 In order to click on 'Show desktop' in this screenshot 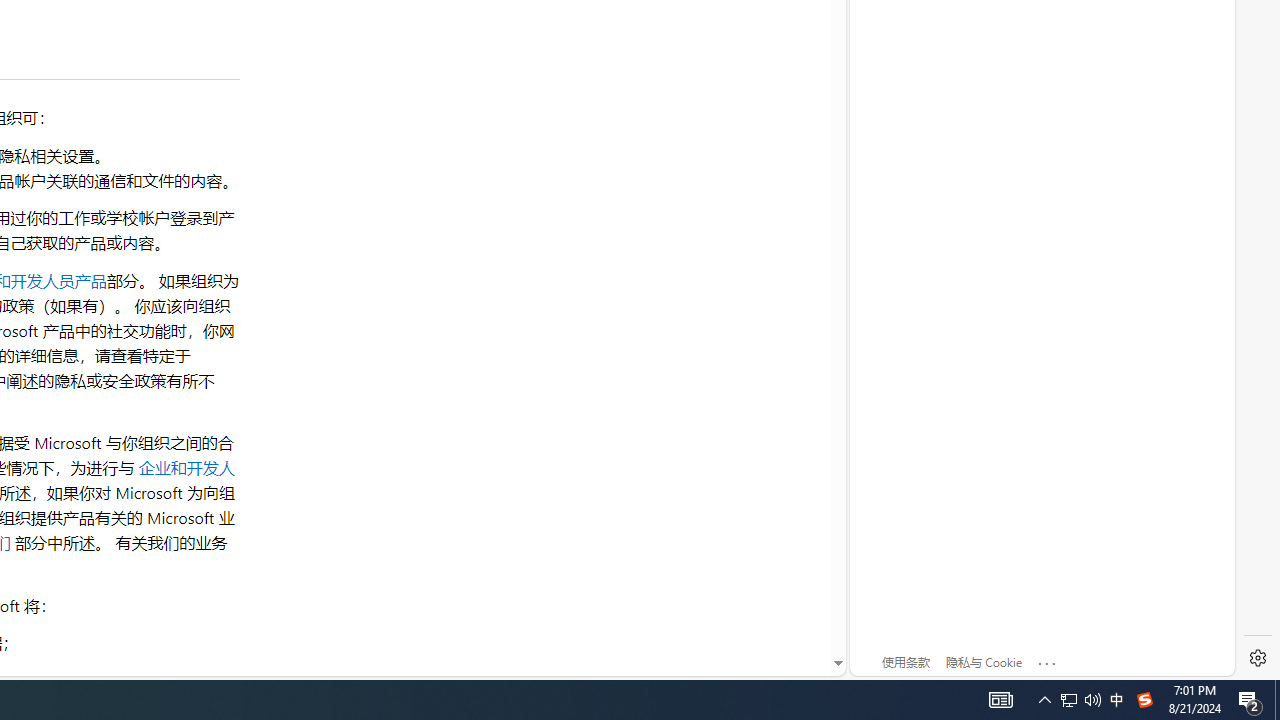, I will do `click(1276, 698)`.